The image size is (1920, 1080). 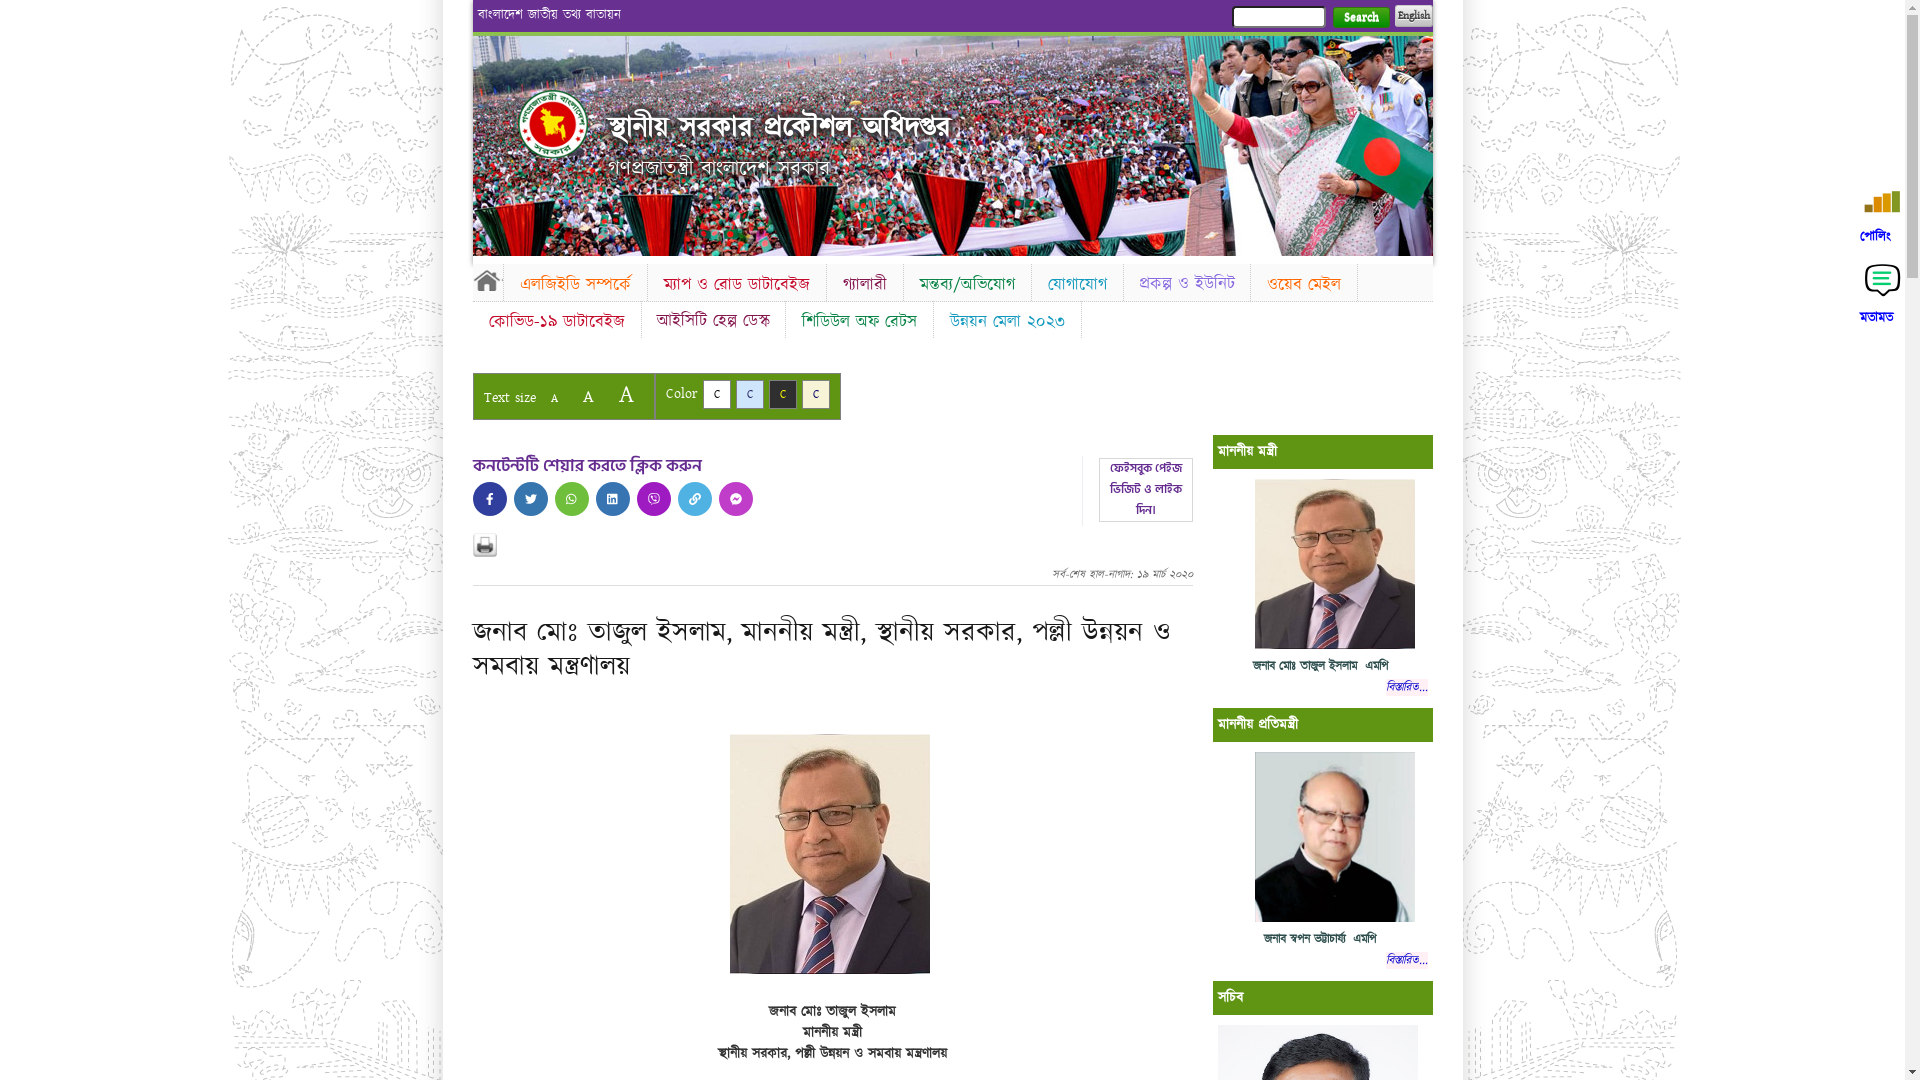 What do you see at coordinates (553, 398) in the screenshot?
I see `'A'` at bounding box center [553, 398].